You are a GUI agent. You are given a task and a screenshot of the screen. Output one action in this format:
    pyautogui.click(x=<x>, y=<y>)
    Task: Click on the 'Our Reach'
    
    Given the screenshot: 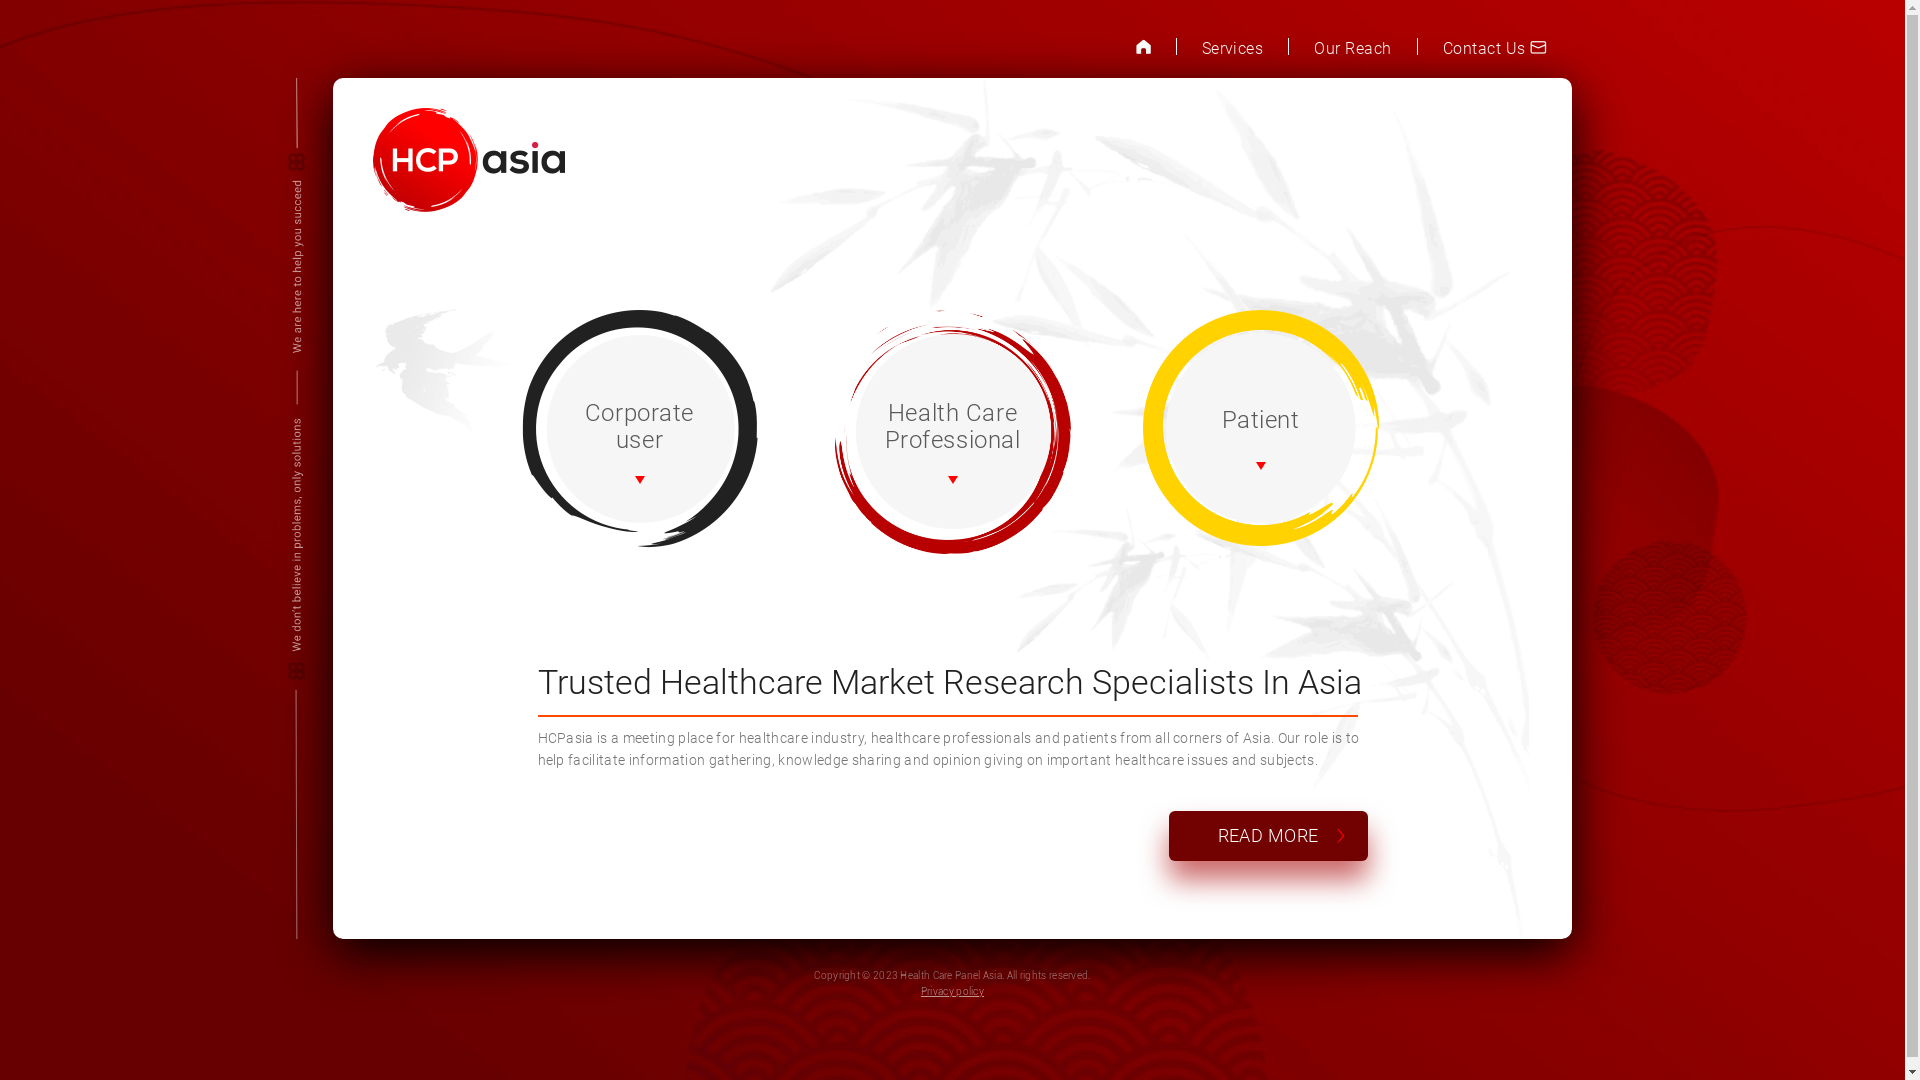 What is the action you would take?
    pyautogui.click(x=1352, y=47)
    